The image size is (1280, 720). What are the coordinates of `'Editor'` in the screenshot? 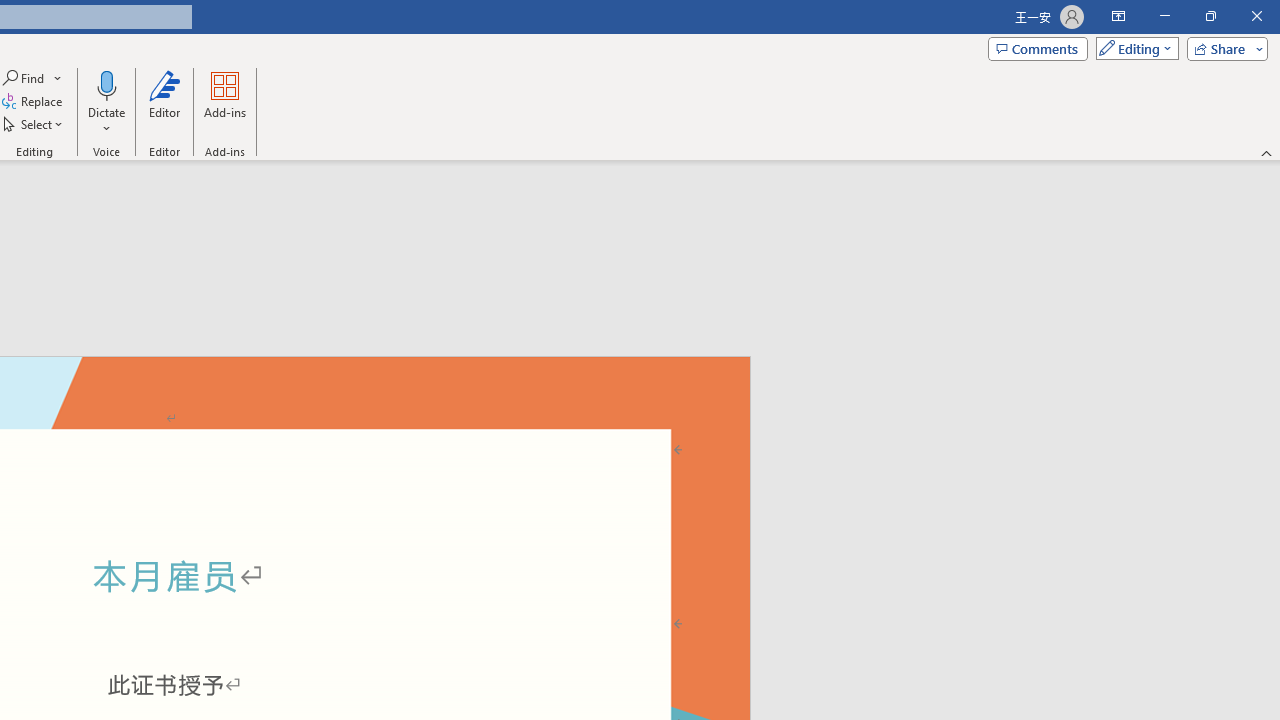 It's located at (164, 103).